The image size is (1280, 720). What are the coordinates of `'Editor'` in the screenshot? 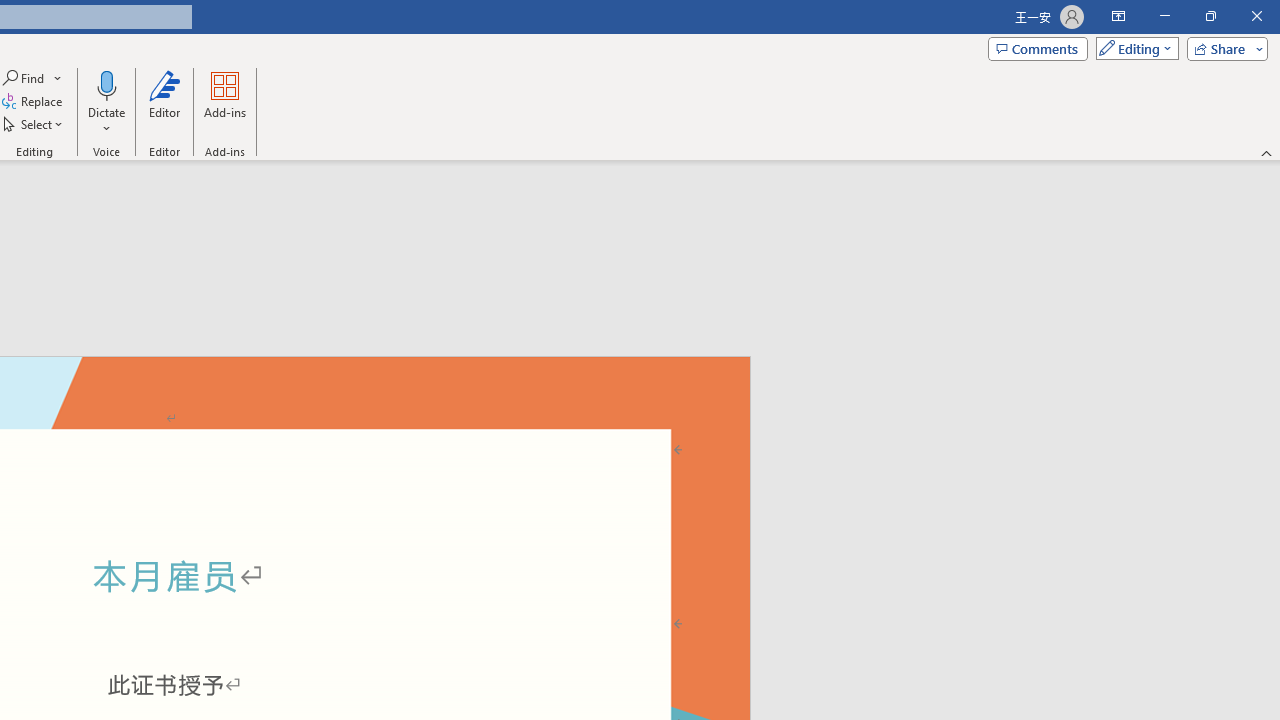 It's located at (164, 103).